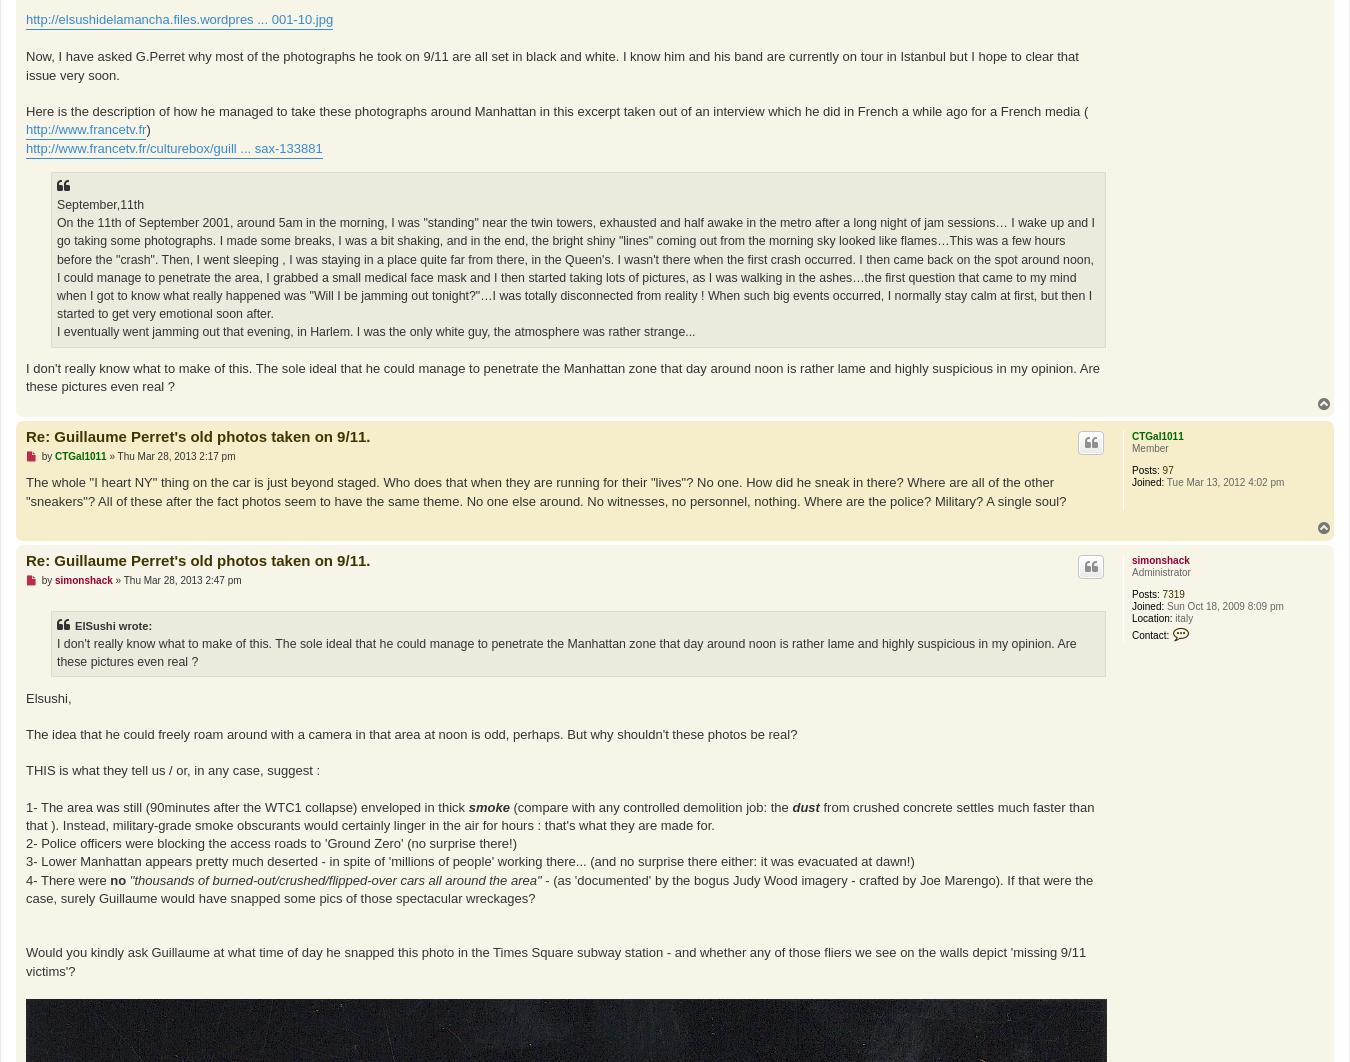 The width and height of the screenshot is (1350, 1062). I want to click on '7319', so click(1160, 594).